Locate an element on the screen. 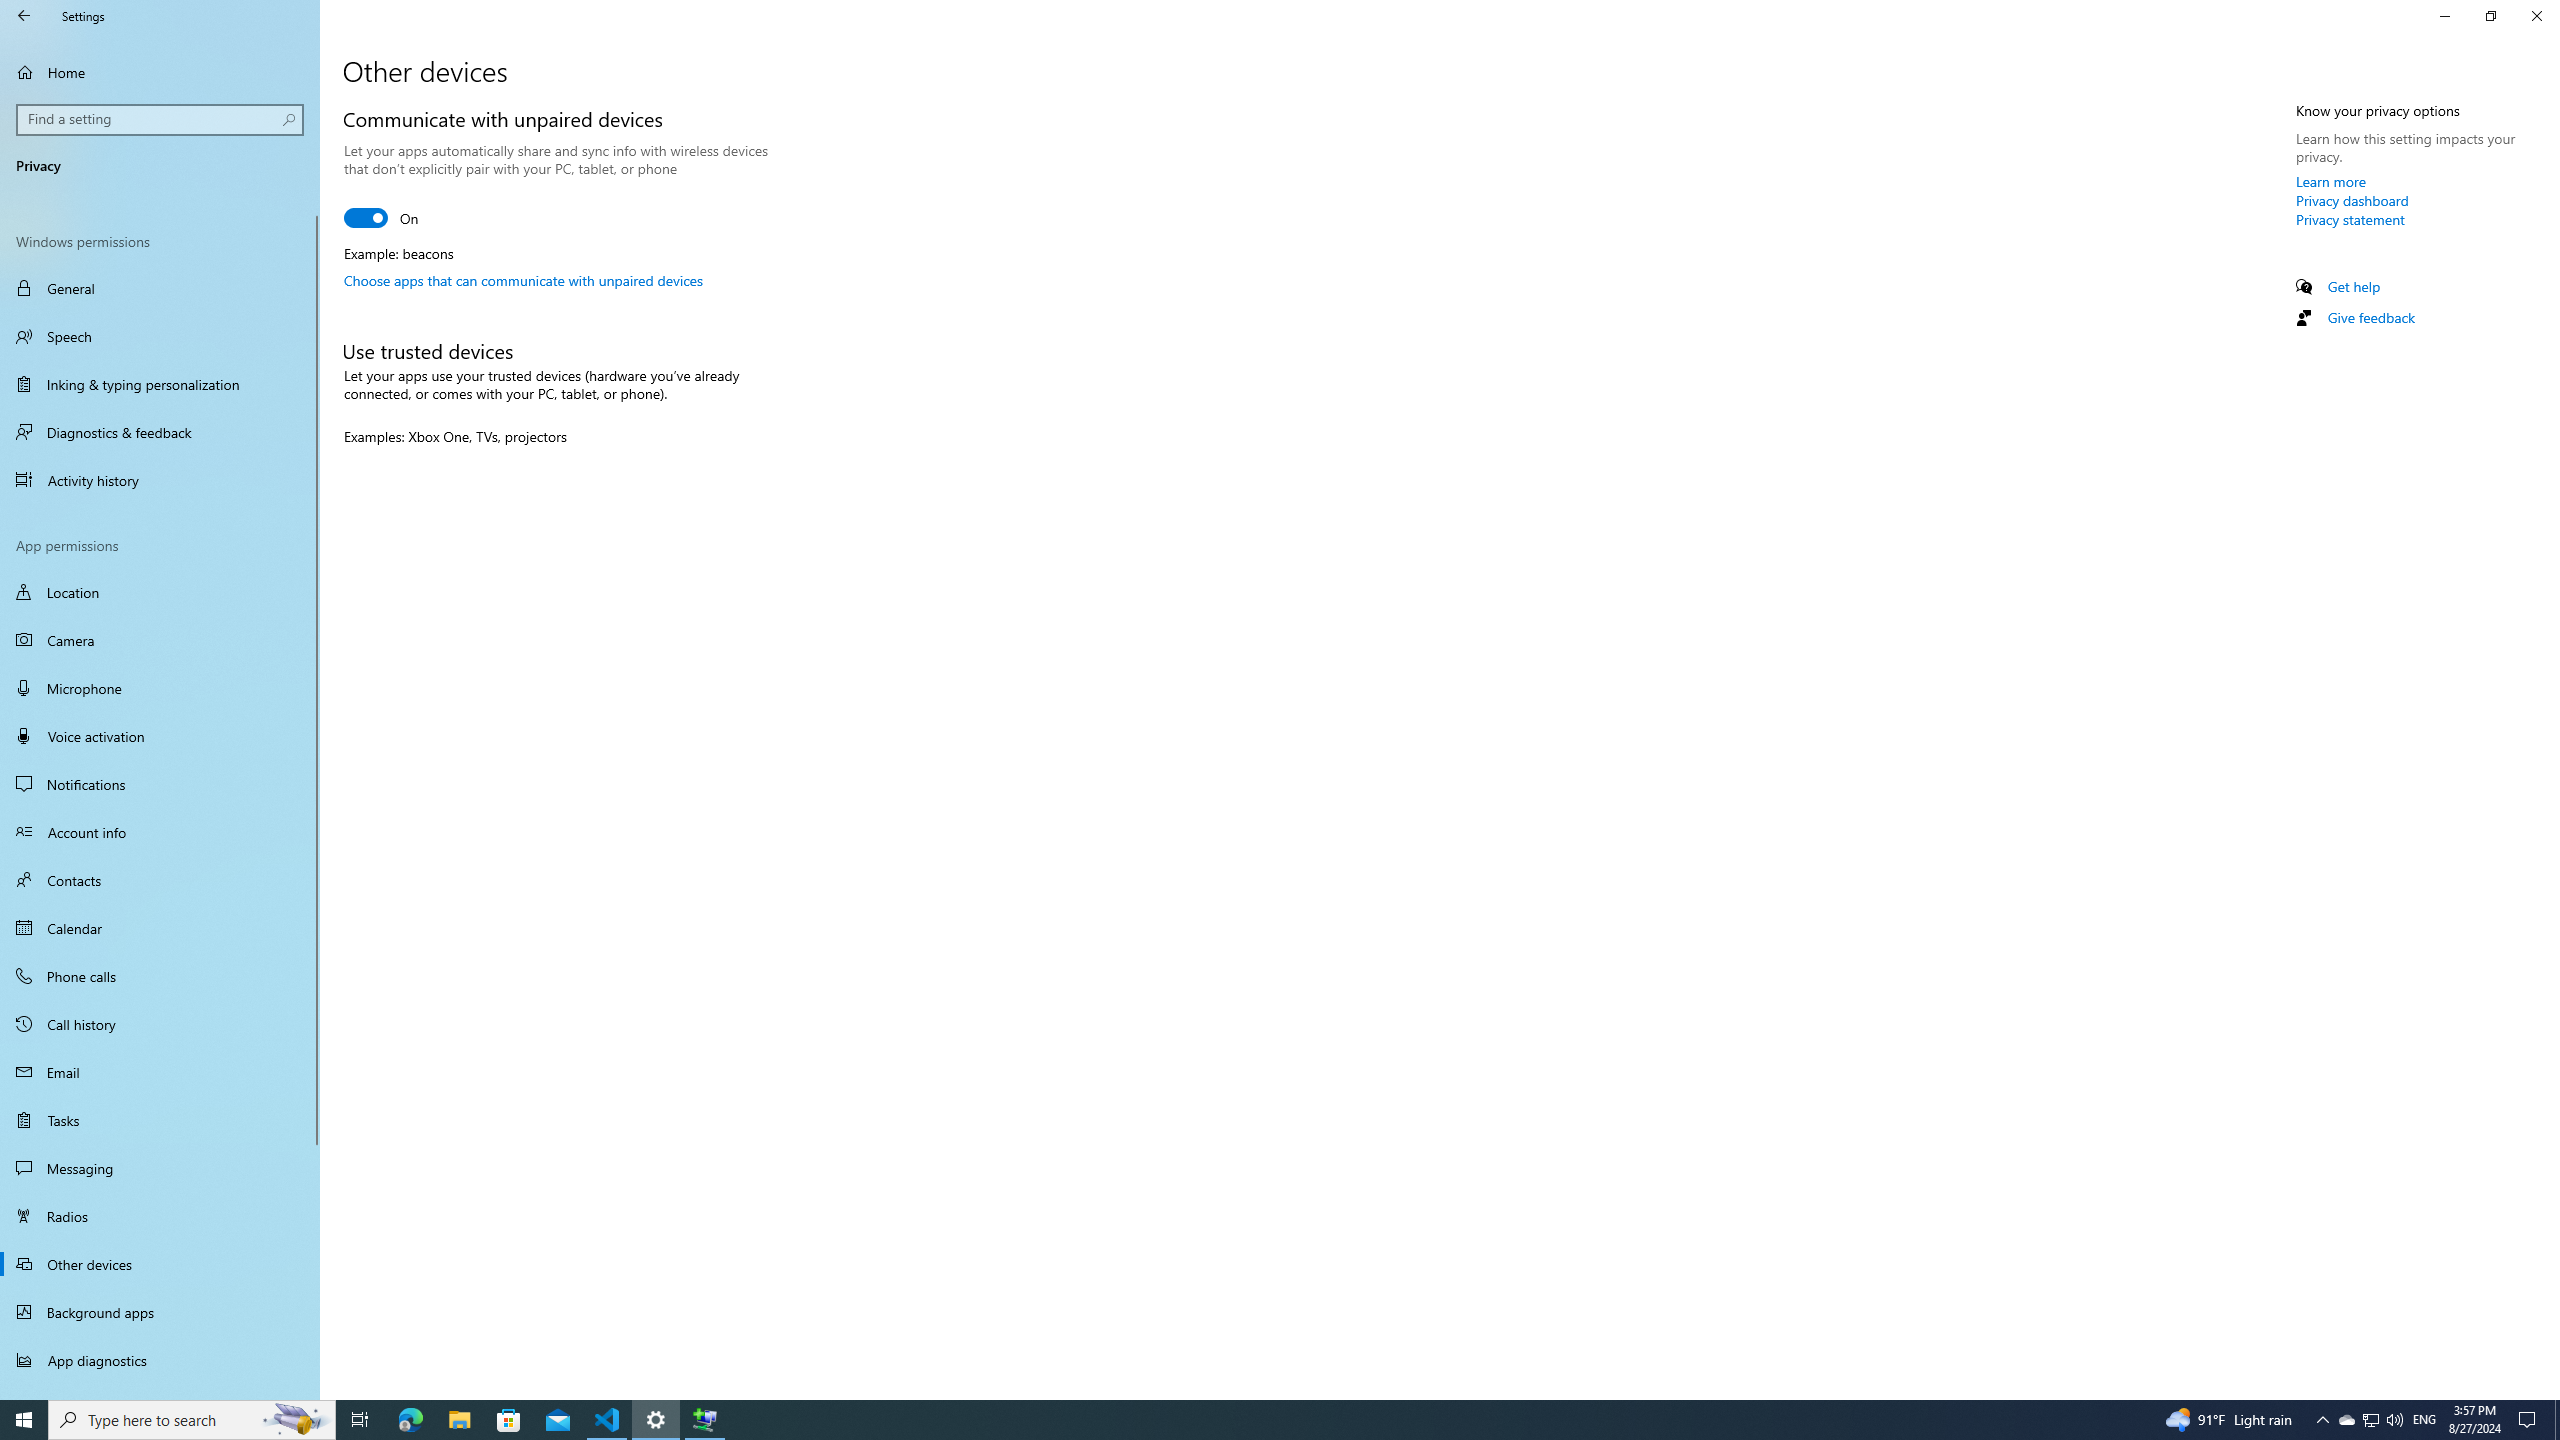 The image size is (2560, 1440). 'Voice activation' is located at coordinates (159, 735).